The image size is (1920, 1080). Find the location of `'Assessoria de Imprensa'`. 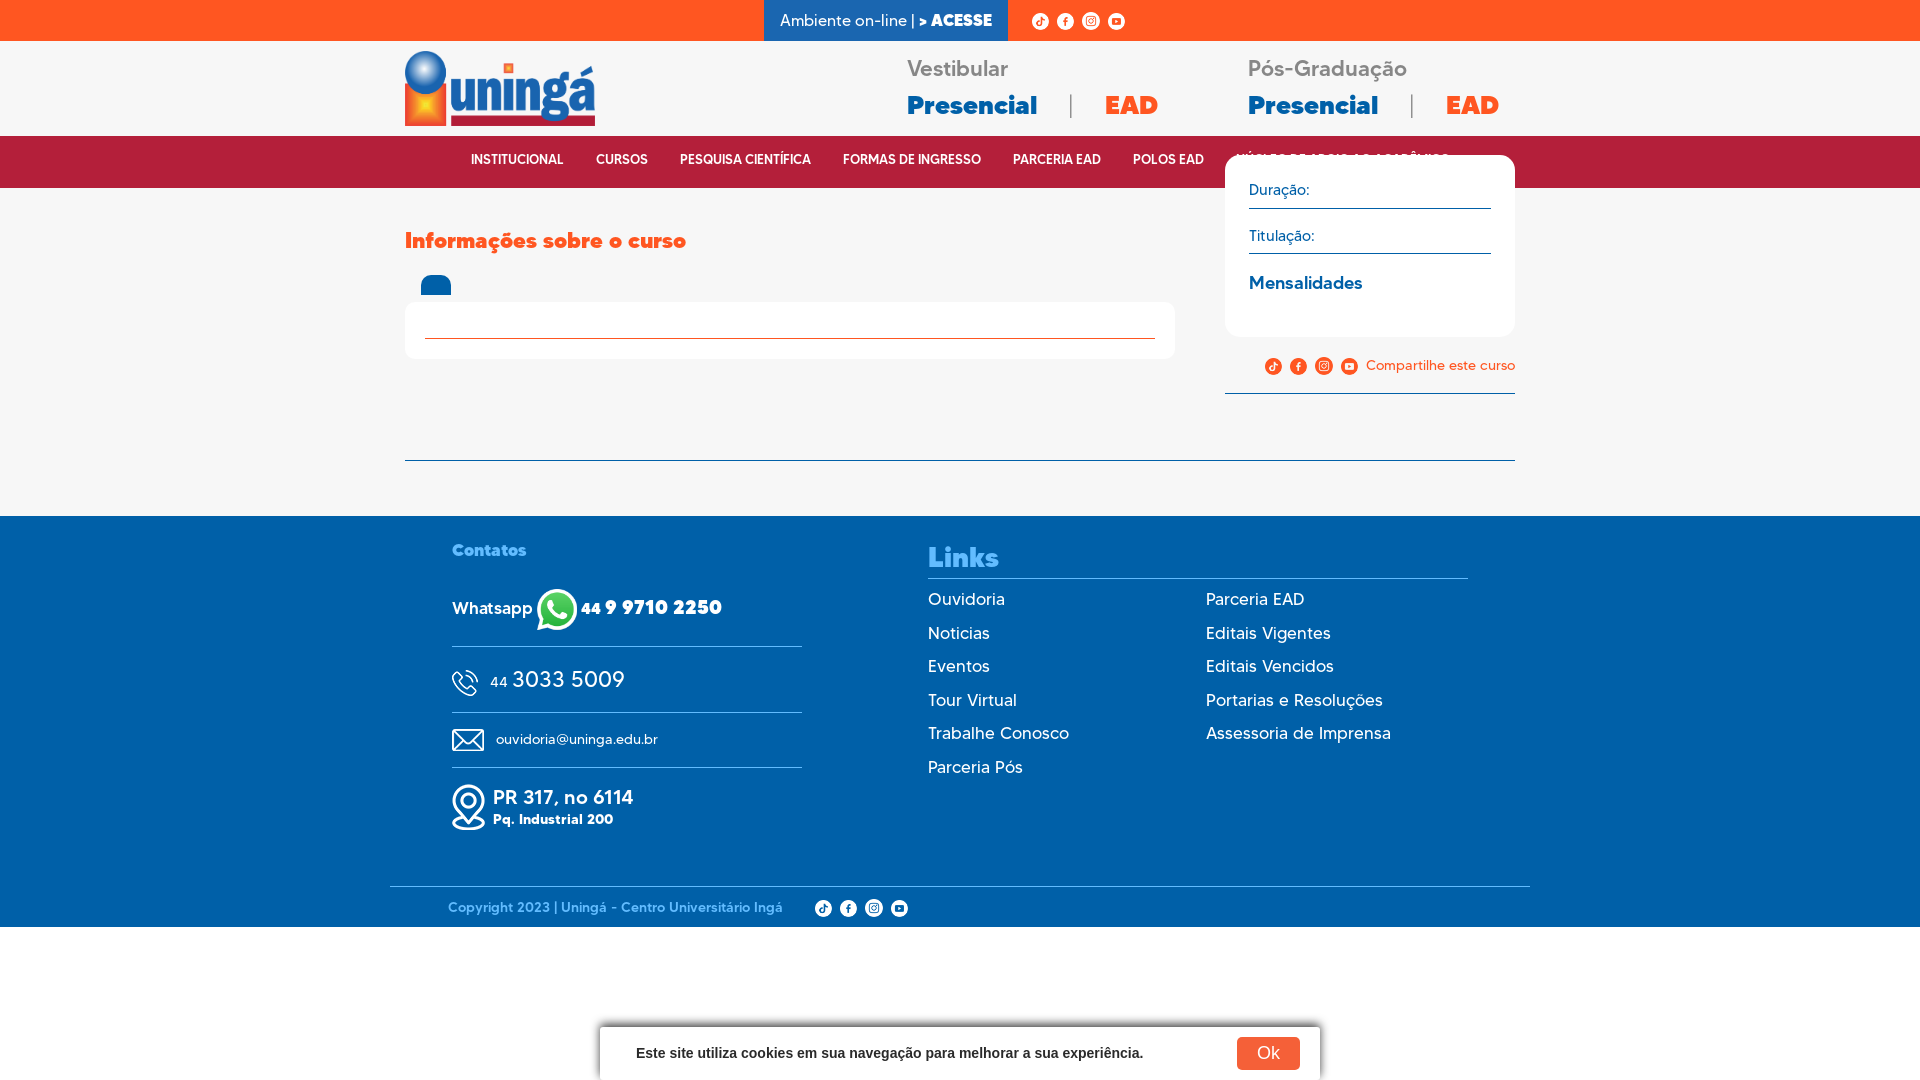

'Assessoria de Imprensa' is located at coordinates (1337, 733).